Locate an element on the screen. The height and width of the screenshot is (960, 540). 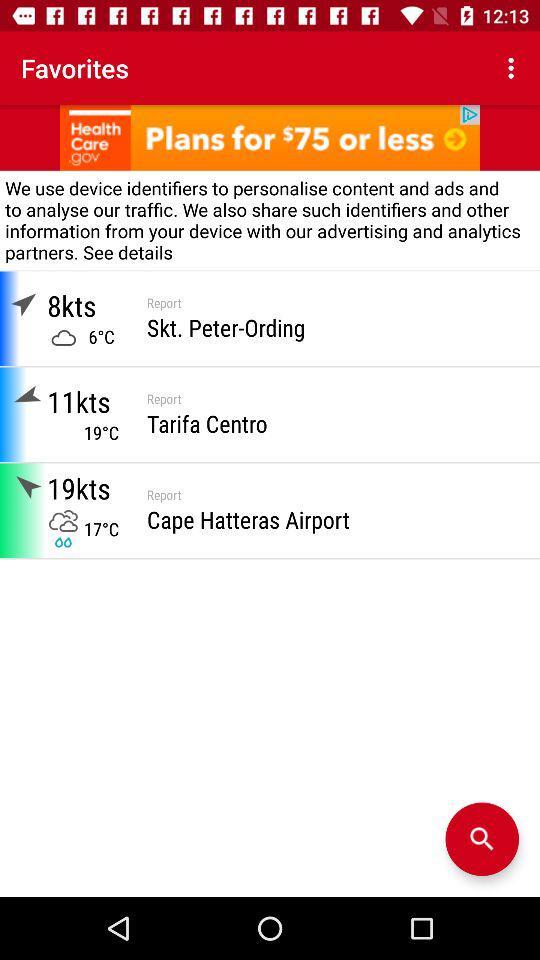
search the option is located at coordinates (481, 839).